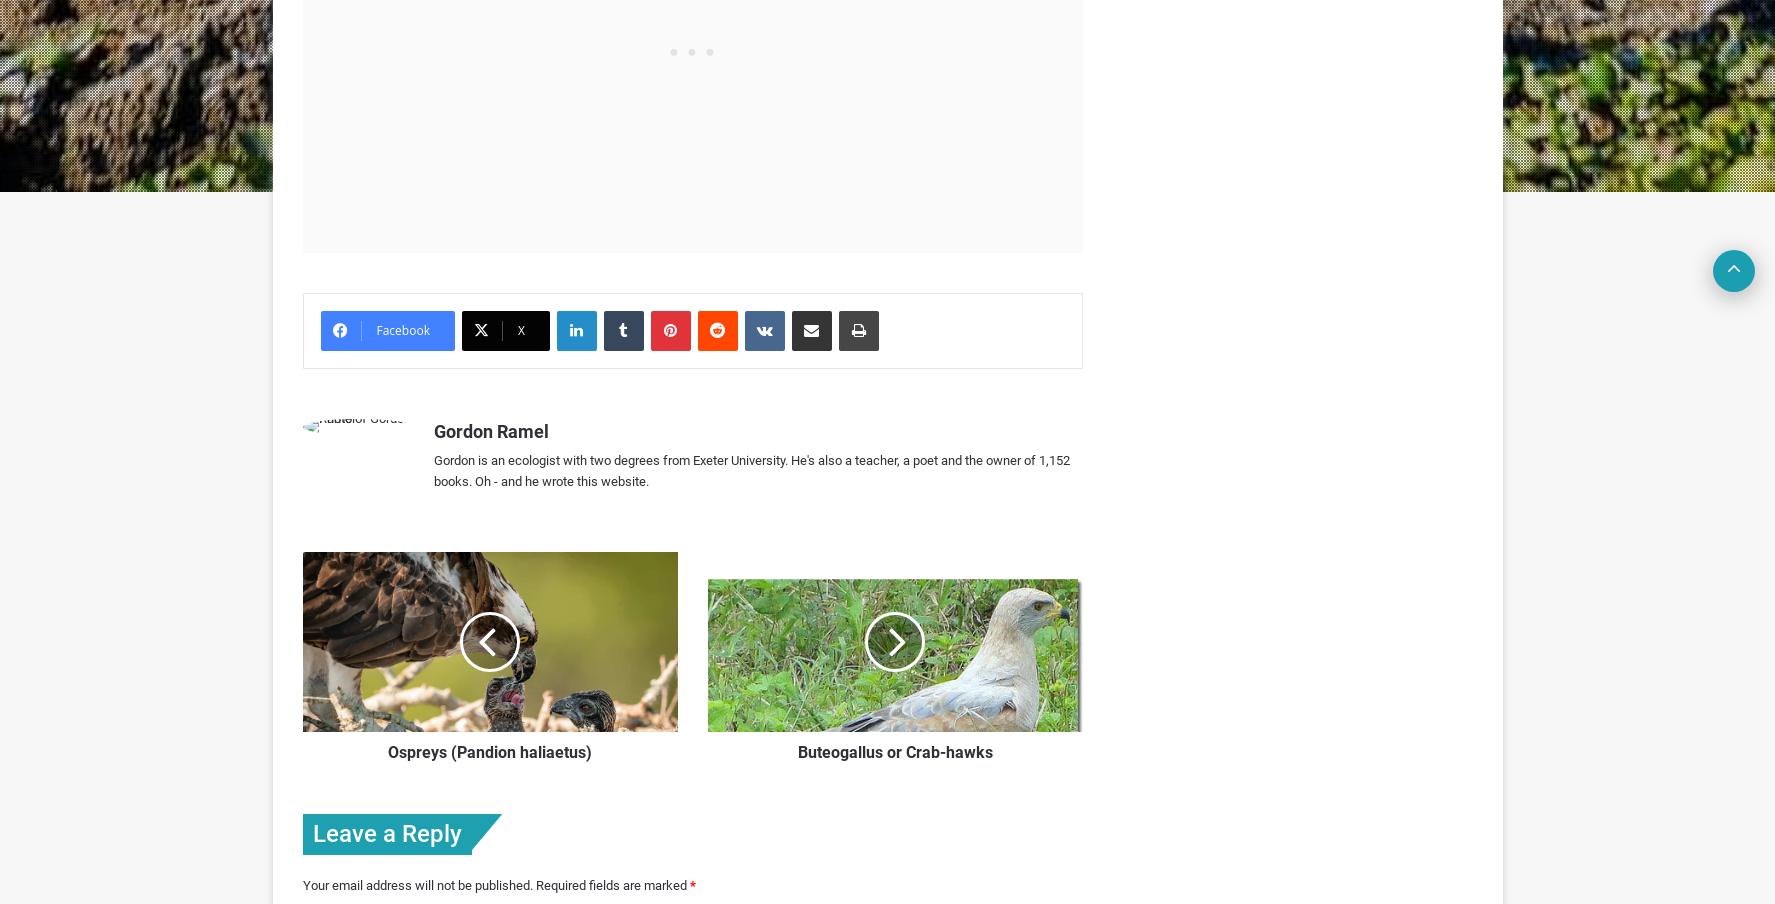 Image resolution: width=1775 pixels, height=904 pixels. What do you see at coordinates (894, 751) in the screenshot?
I see `'Buteogallus or Crab-hawks'` at bounding box center [894, 751].